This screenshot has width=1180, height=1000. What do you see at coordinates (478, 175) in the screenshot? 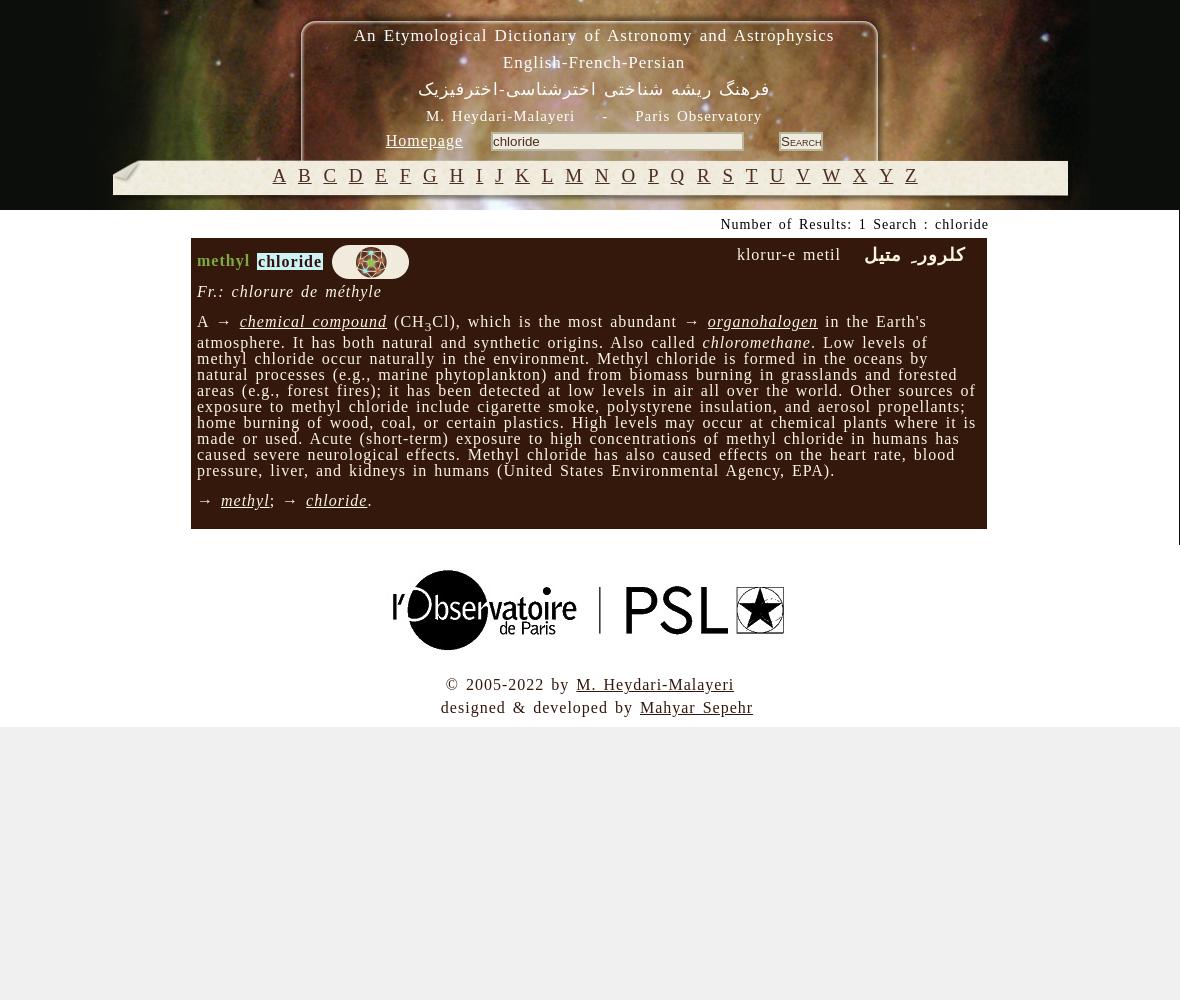
I see `'I'` at bounding box center [478, 175].